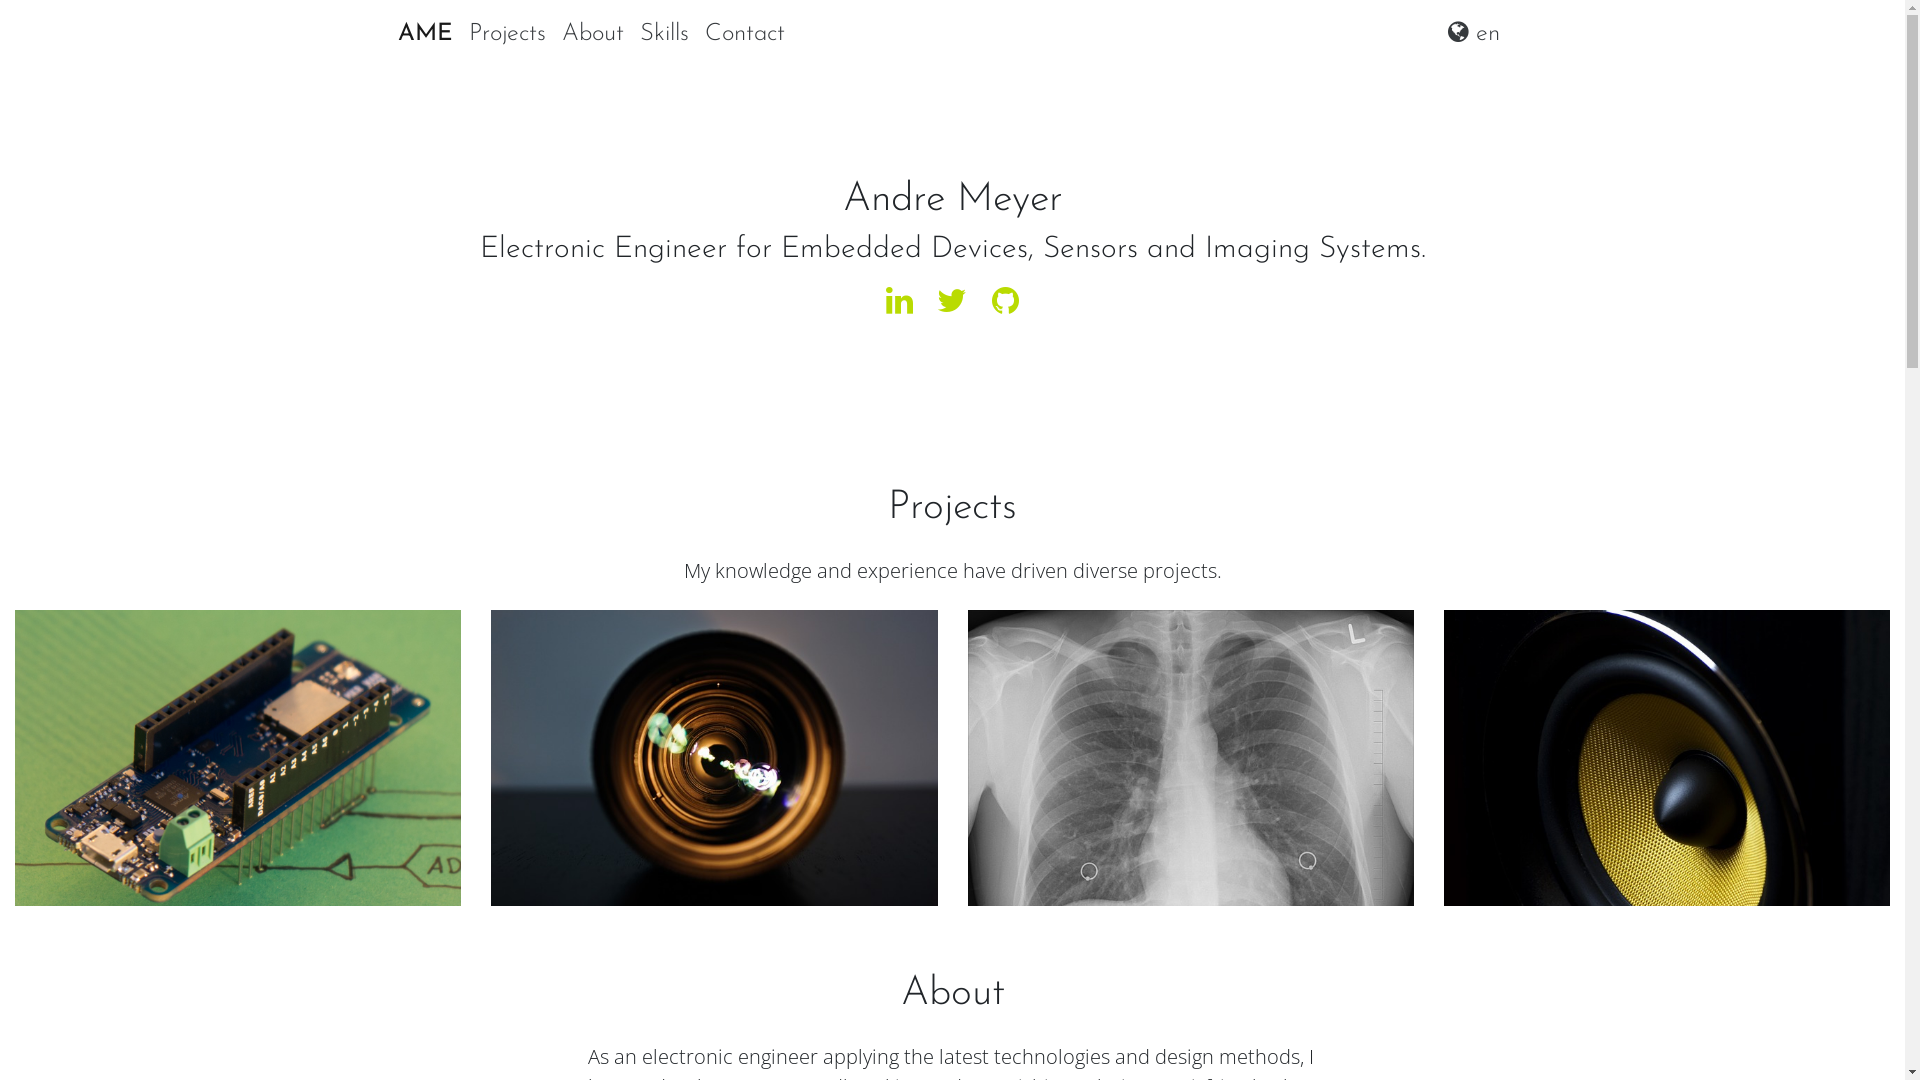 Image resolution: width=1920 pixels, height=1080 pixels. I want to click on 'en', so click(1473, 34).